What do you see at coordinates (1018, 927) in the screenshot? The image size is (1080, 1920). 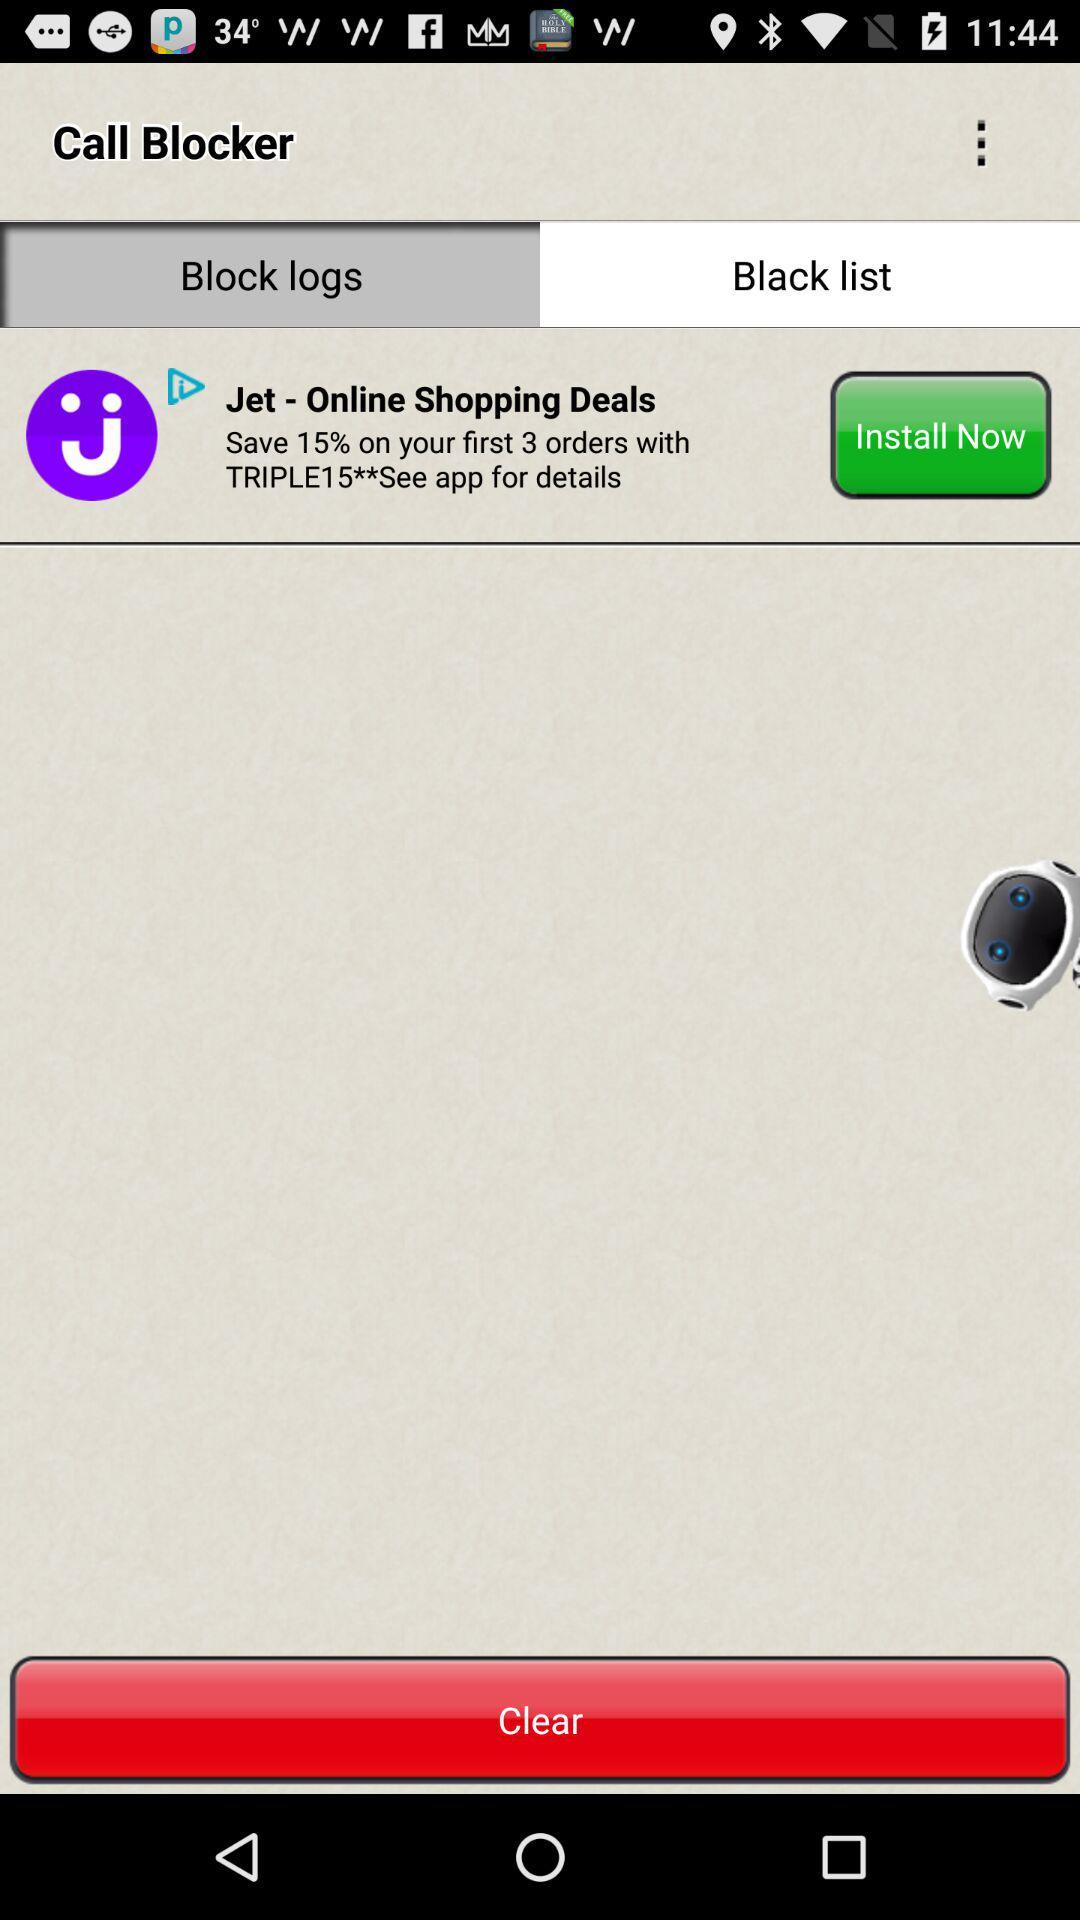 I see `icon above the clear icon` at bounding box center [1018, 927].